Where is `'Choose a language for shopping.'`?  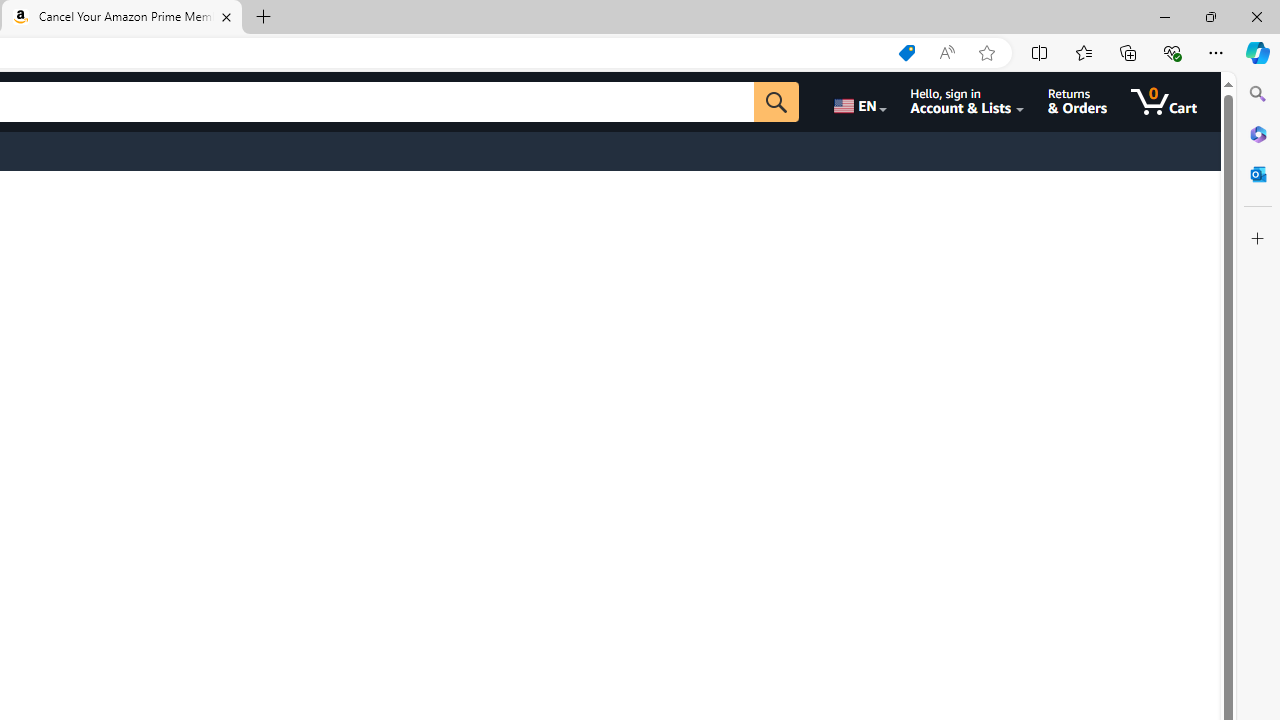
'Choose a language for shopping.' is located at coordinates (858, 101).